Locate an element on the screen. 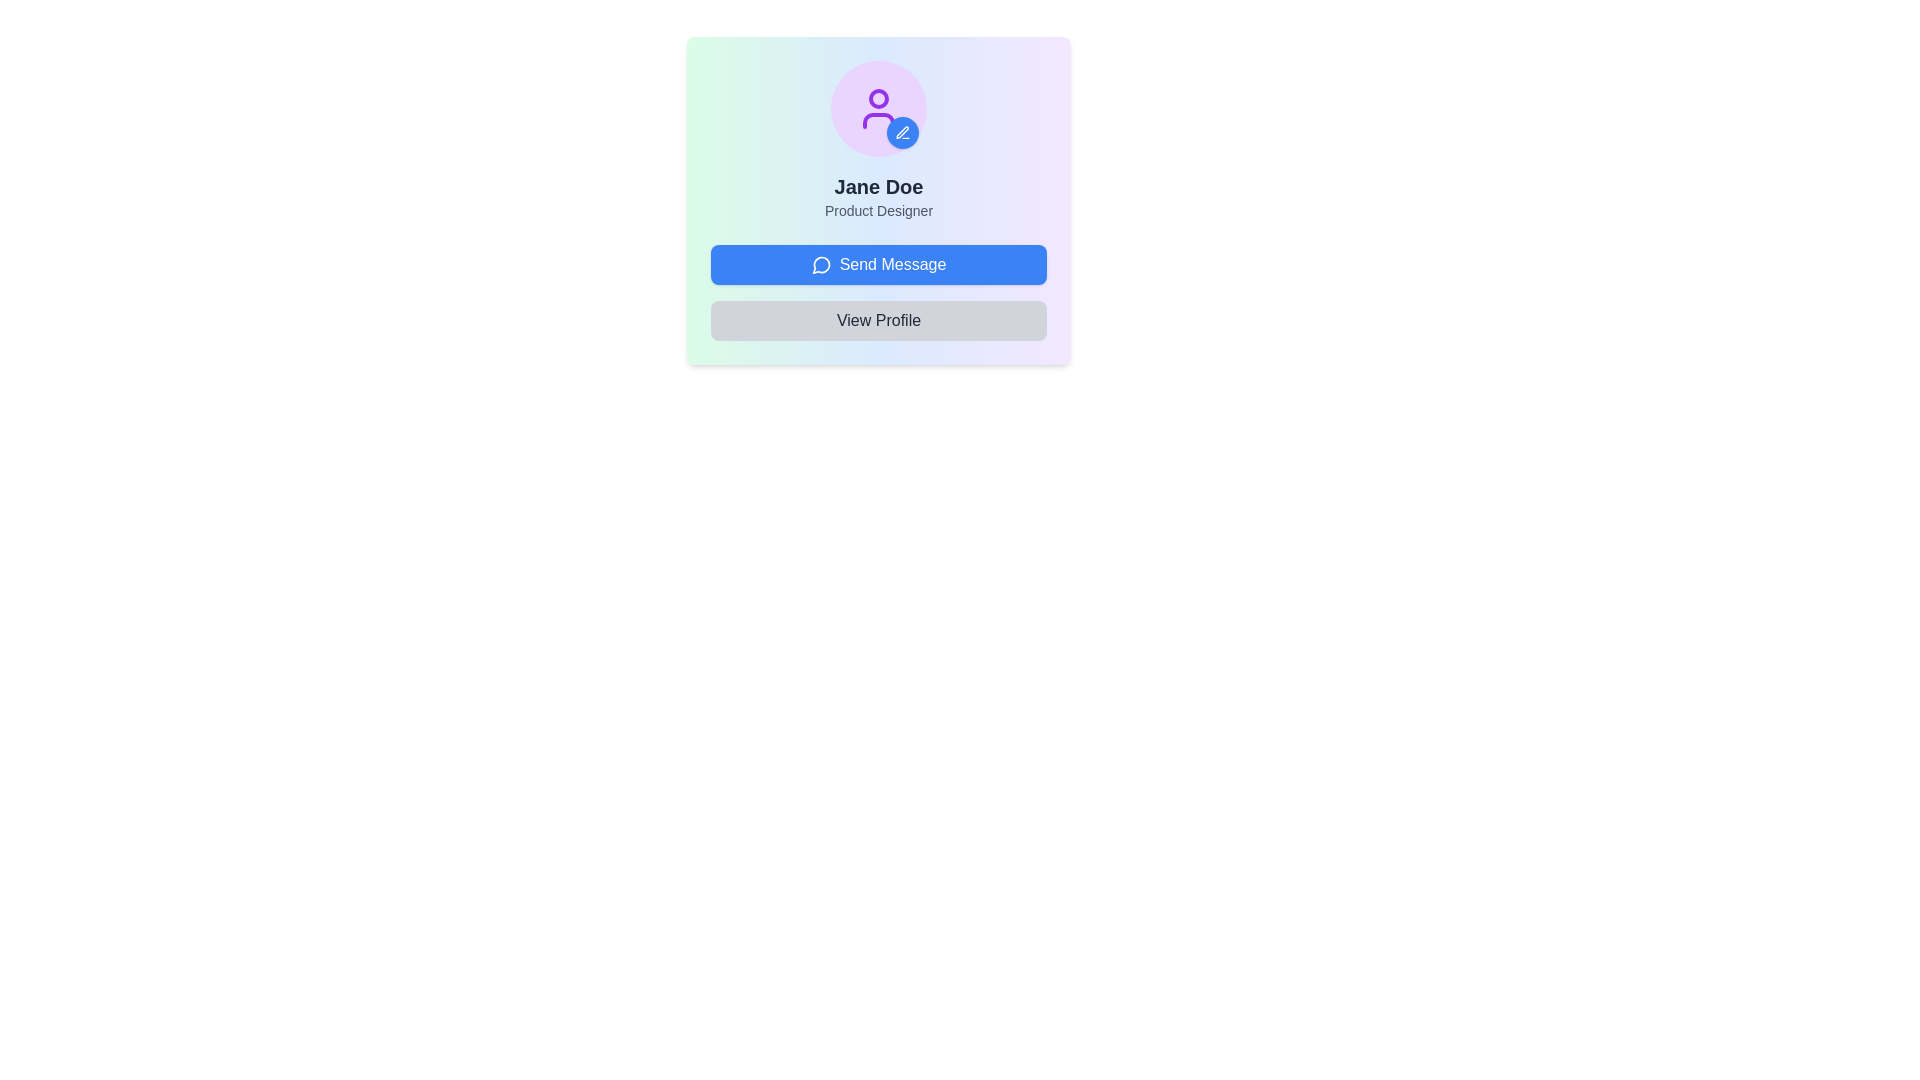 This screenshot has width=1920, height=1080. the button that initiates a message to the individual whose profile is being viewed is located at coordinates (878, 264).